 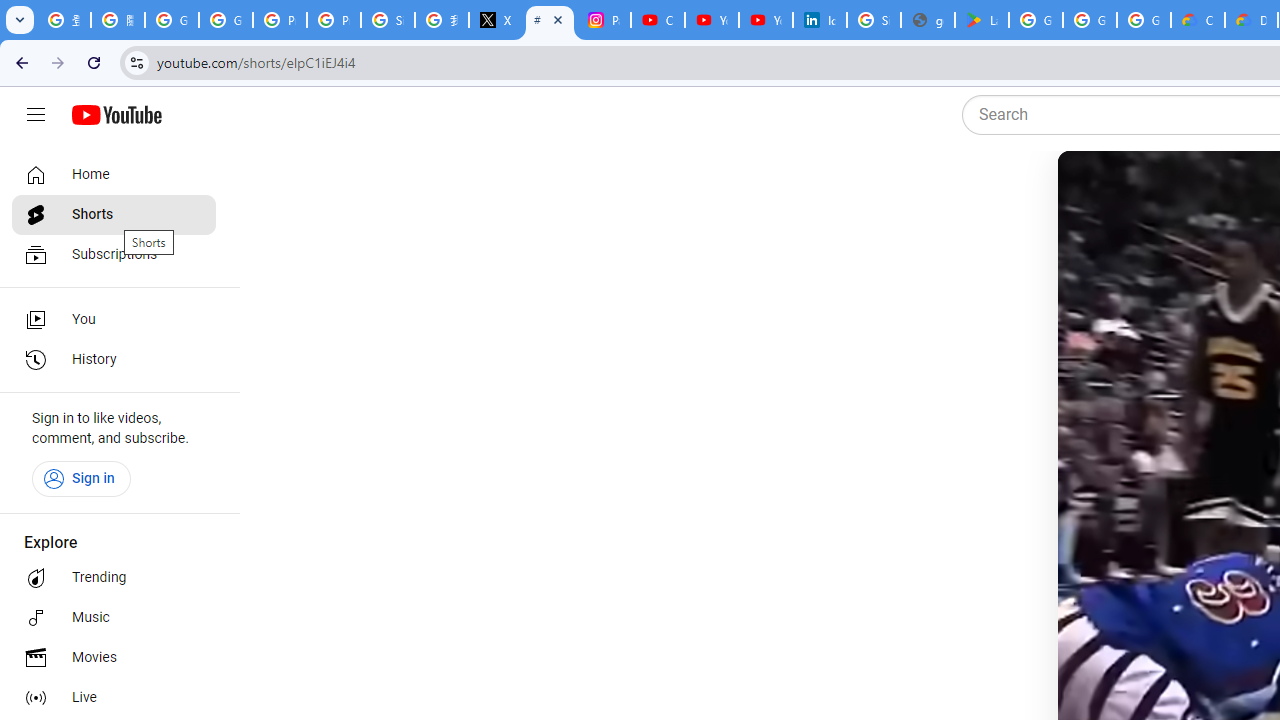 What do you see at coordinates (1198, 20) in the screenshot?
I see `'Customer Care | Google Cloud'` at bounding box center [1198, 20].